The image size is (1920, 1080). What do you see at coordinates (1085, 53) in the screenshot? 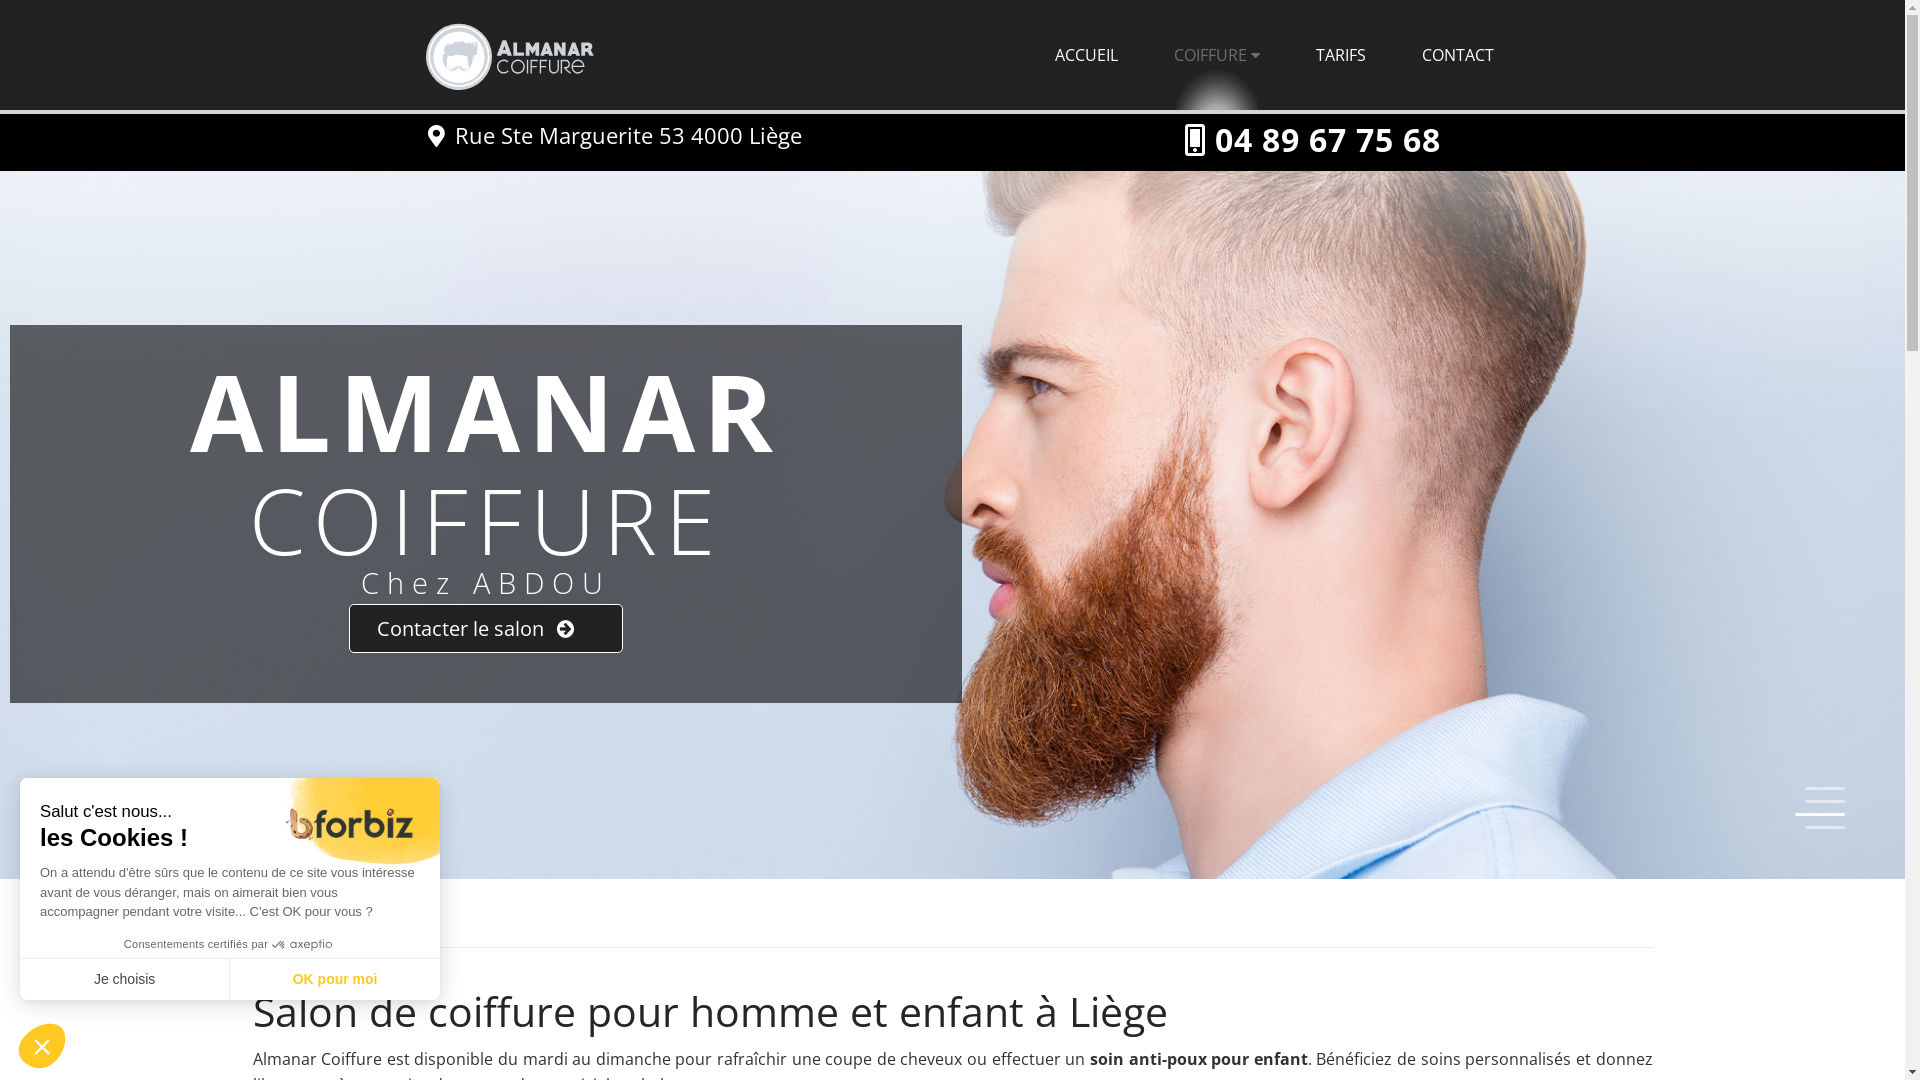
I see `'ACCUEIL'` at bounding box center [1085, 53].